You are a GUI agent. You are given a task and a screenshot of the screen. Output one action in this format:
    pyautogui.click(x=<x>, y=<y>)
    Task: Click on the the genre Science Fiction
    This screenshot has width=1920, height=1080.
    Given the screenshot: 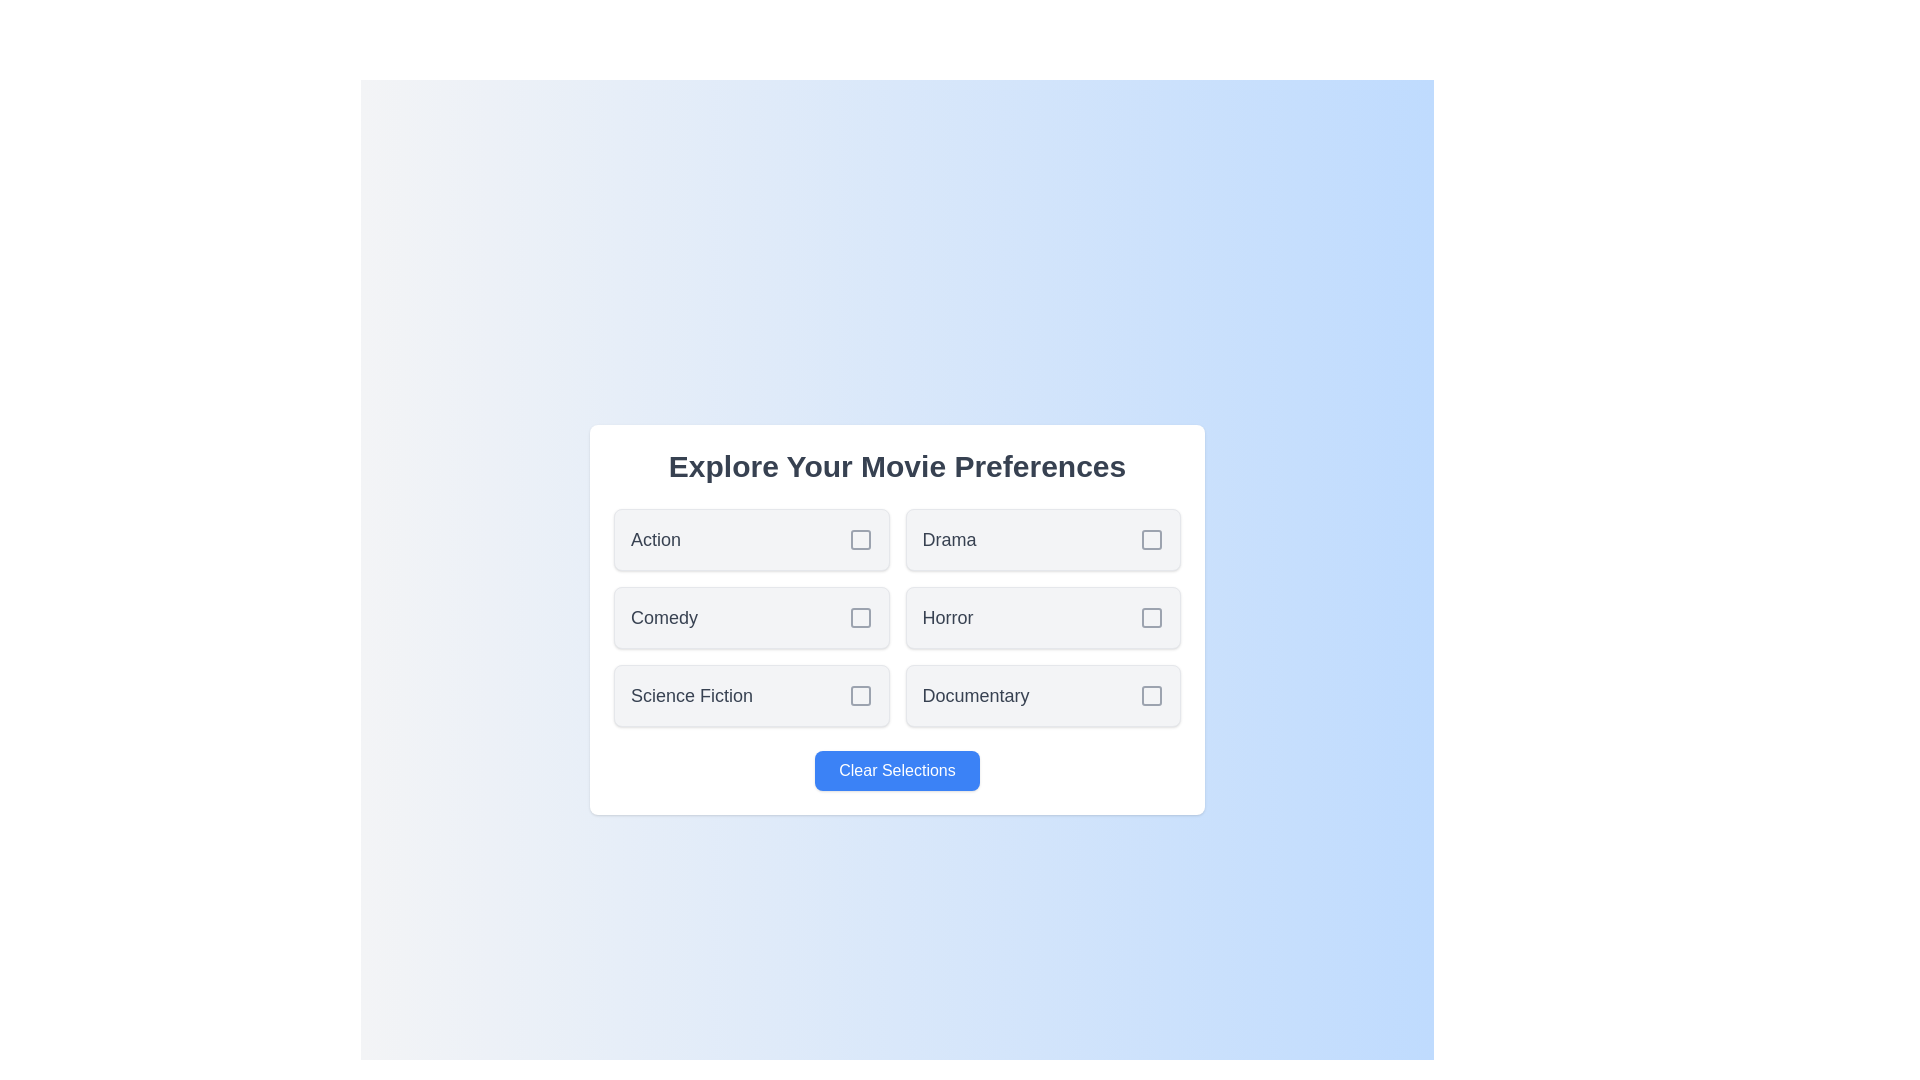 What is the action you would take?
    pyautogui.click(x=750, y=694)
    